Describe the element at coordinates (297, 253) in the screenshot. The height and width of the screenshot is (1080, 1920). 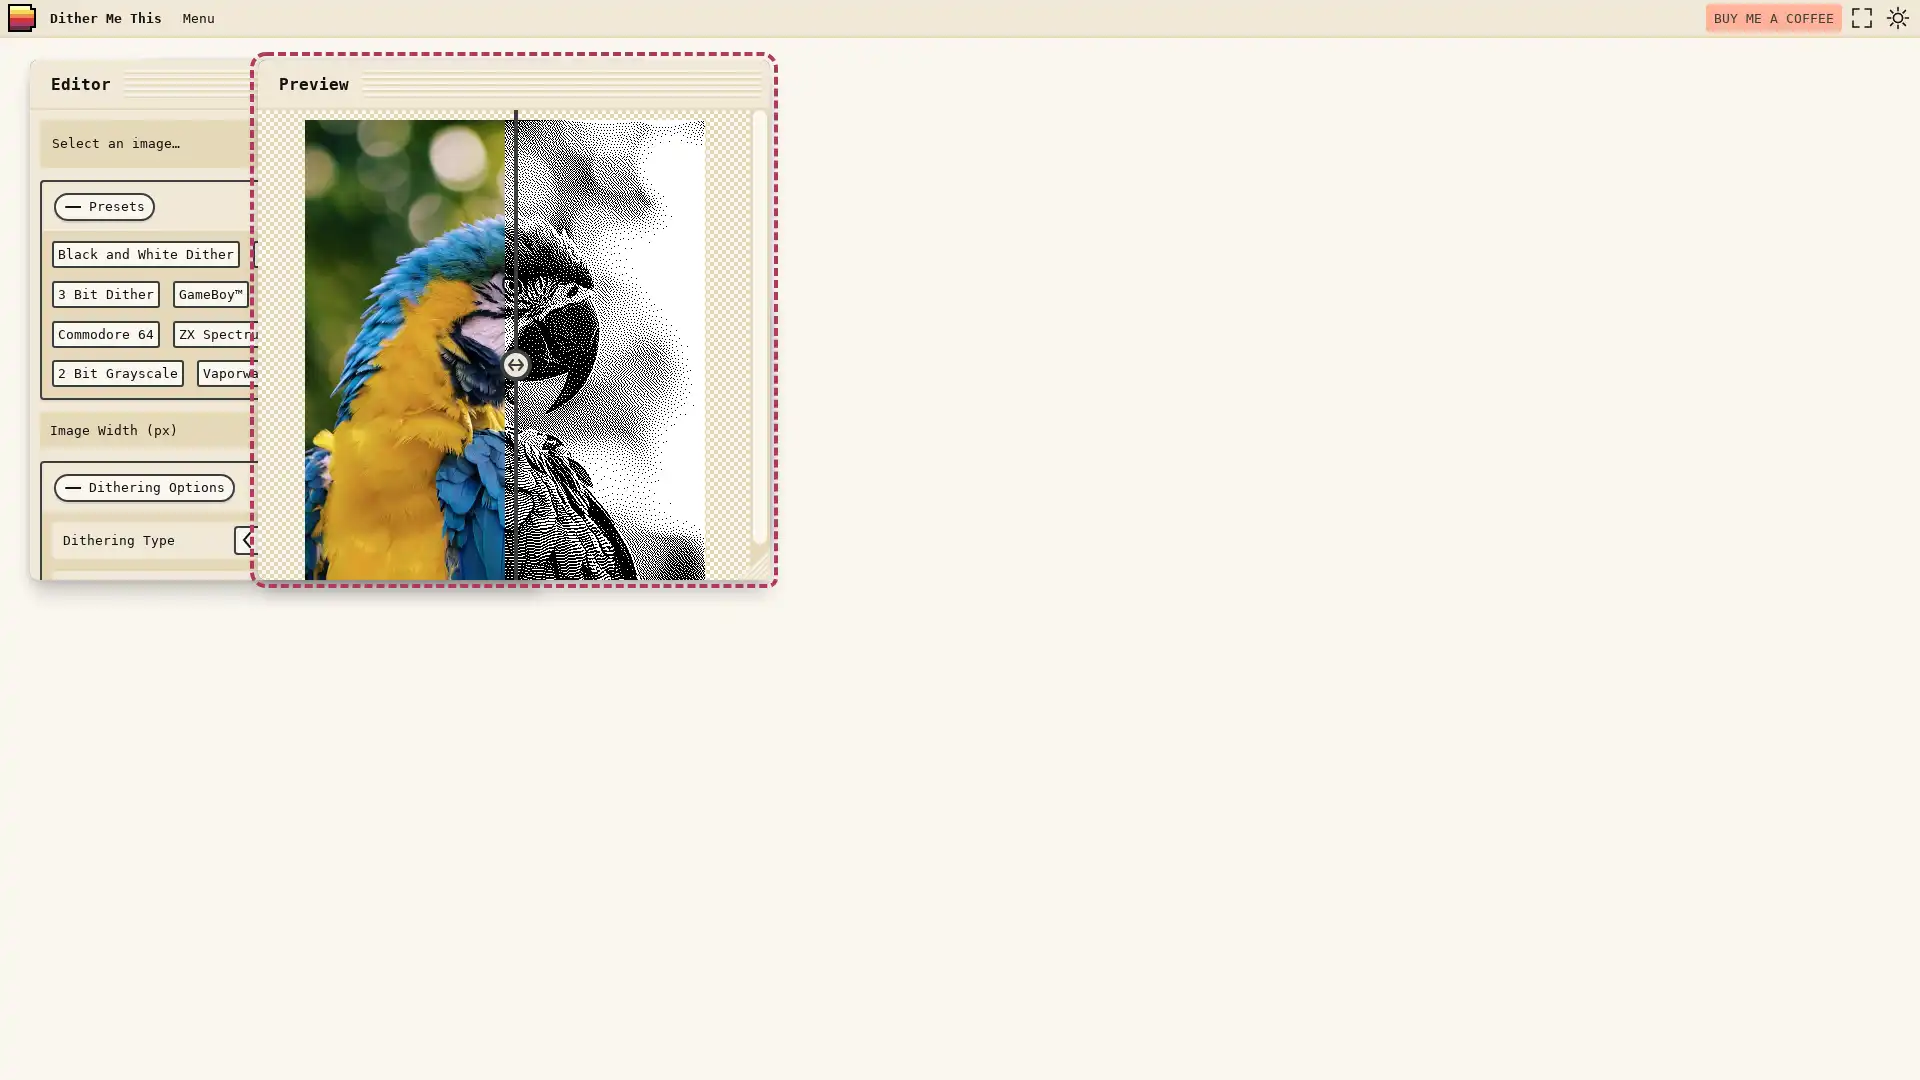
I see `RGB Dither` at that location.